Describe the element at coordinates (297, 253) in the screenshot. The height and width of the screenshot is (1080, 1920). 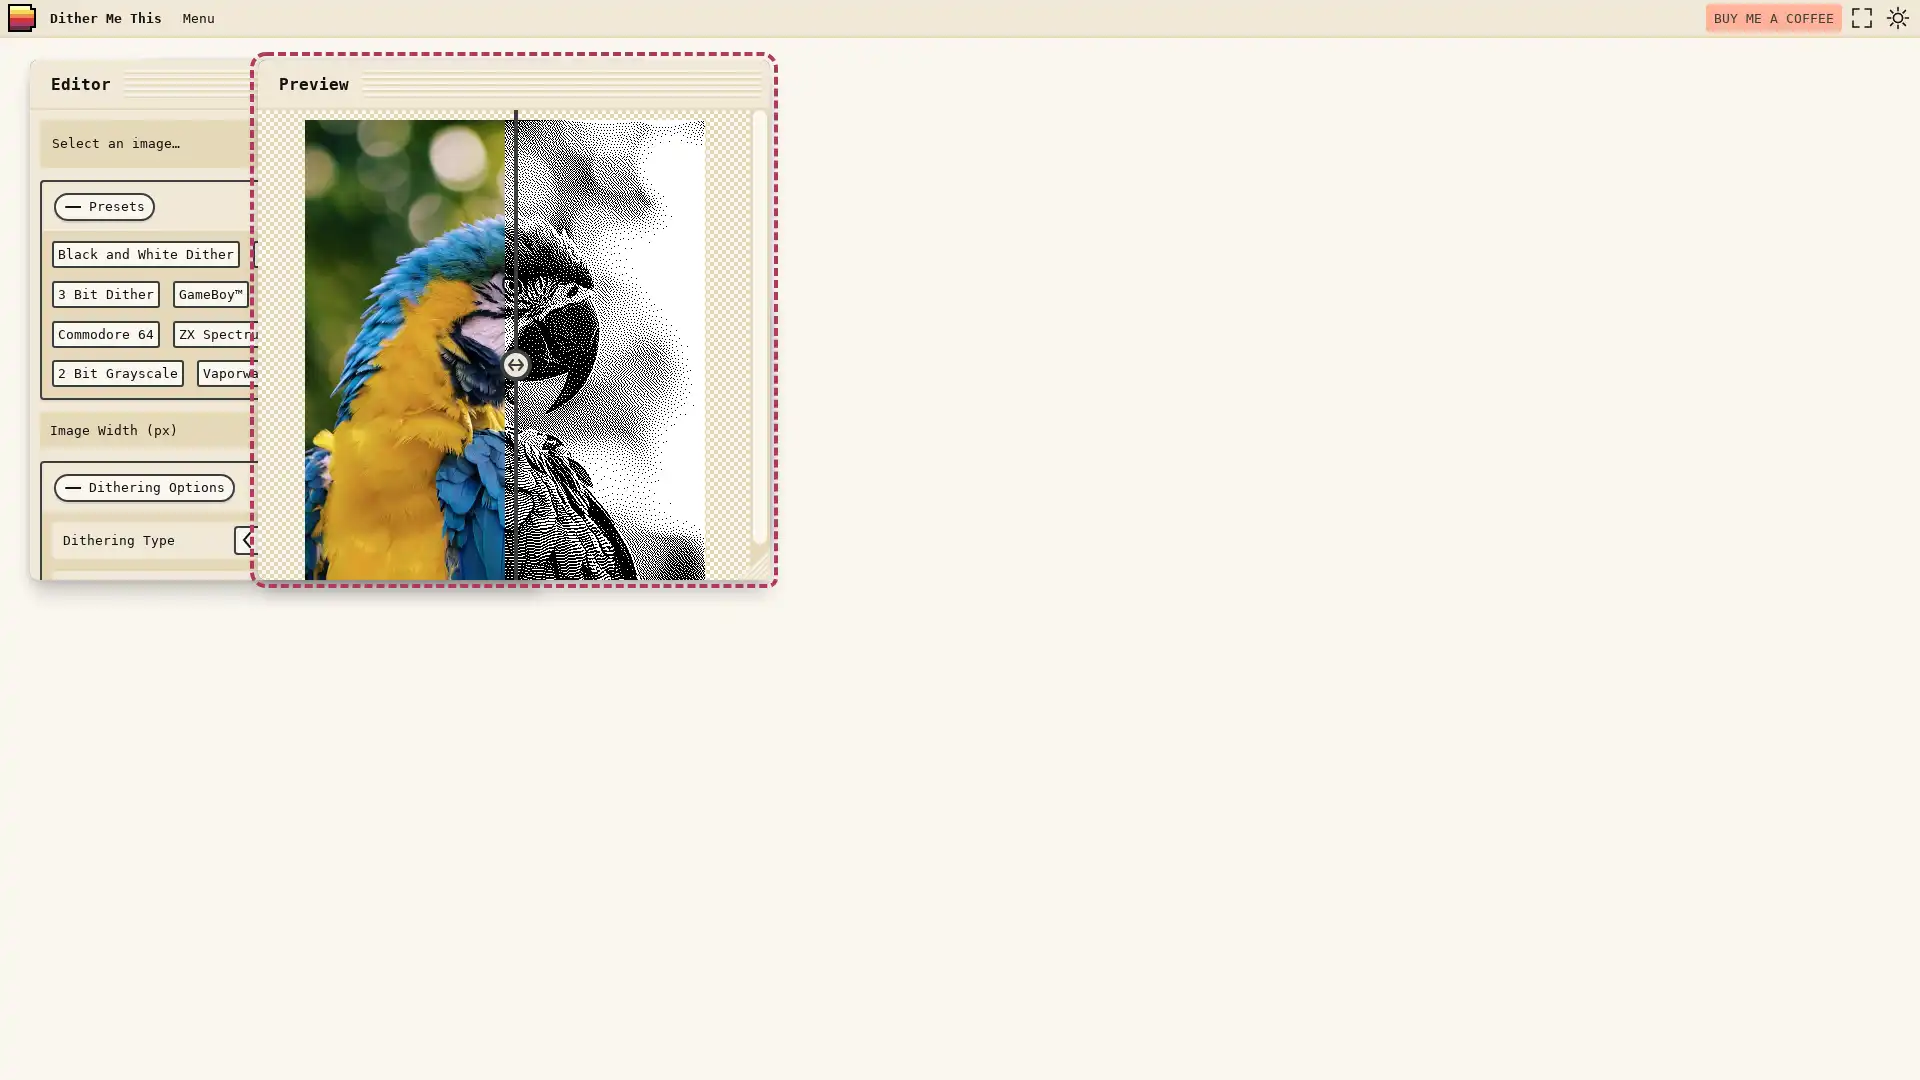
I see `RGB Dither` at that location.